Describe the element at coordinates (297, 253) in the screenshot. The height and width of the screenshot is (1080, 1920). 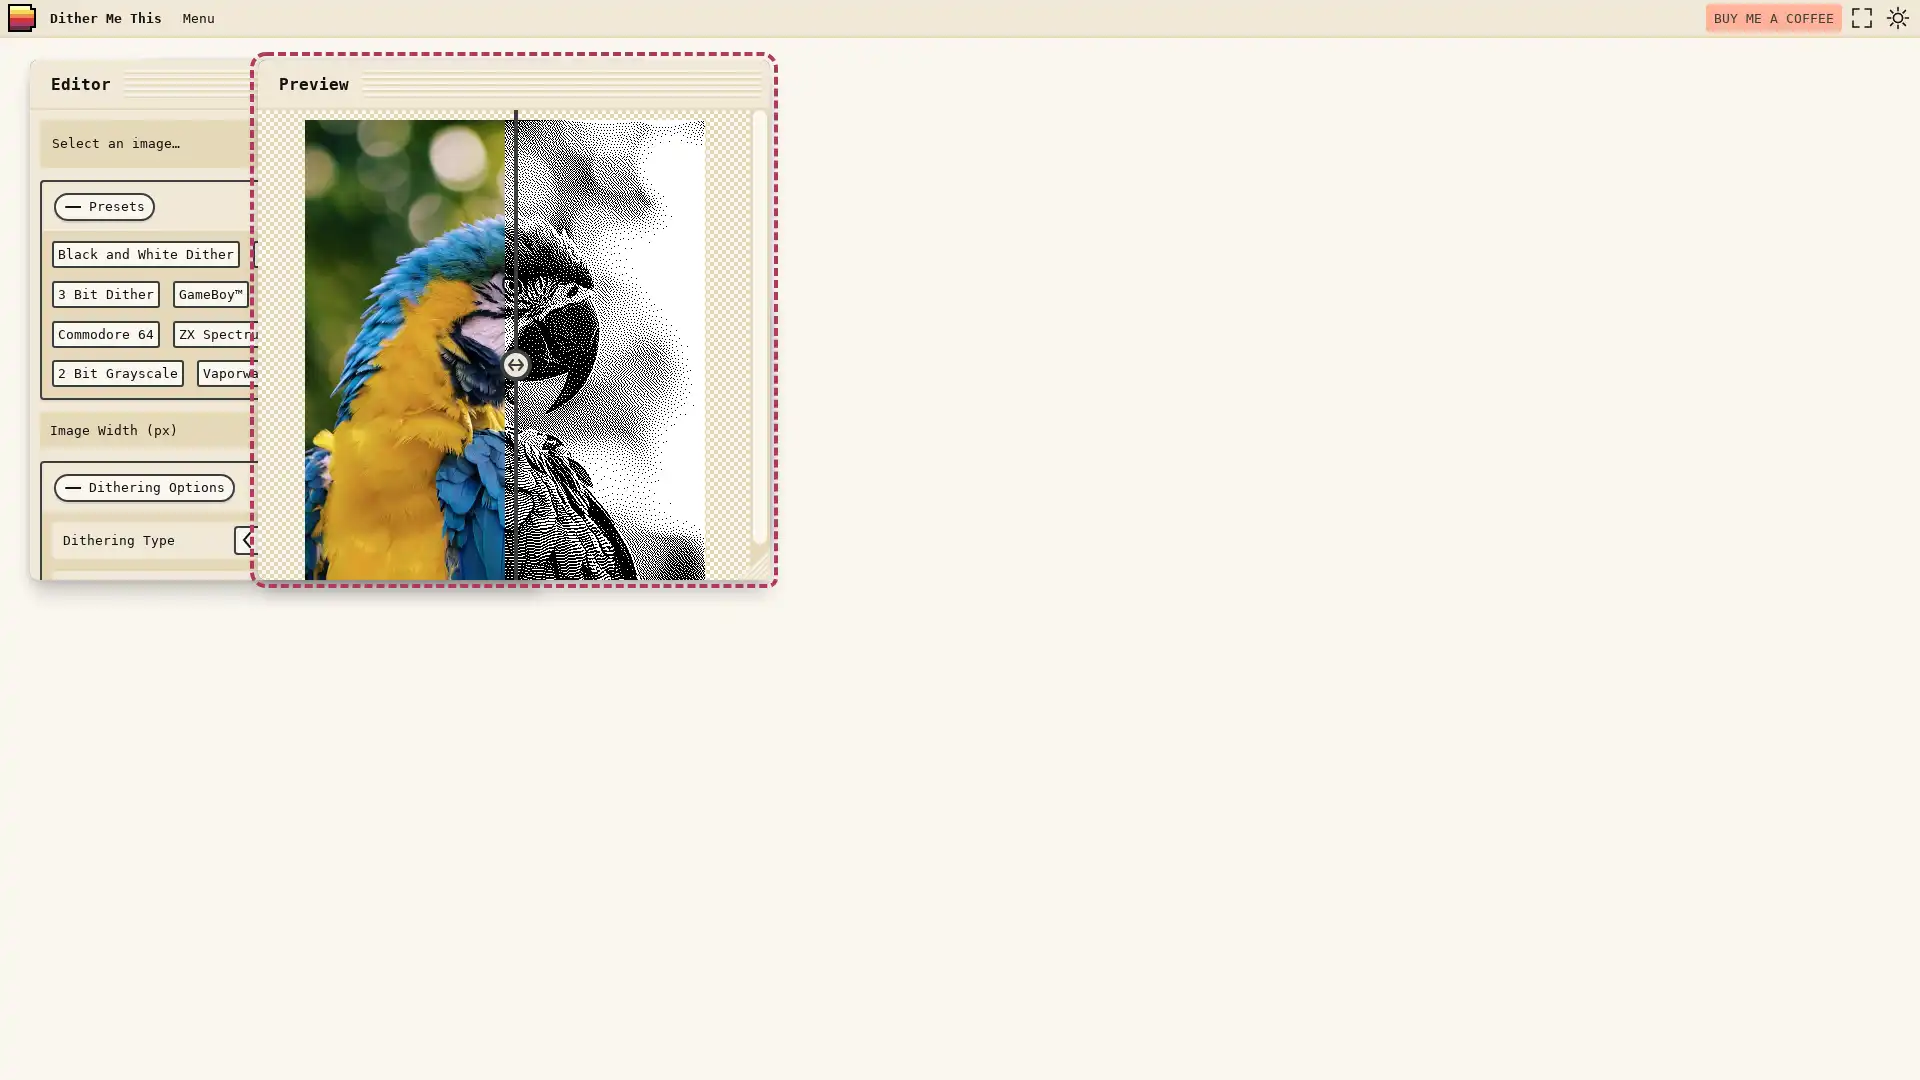
I see `RGB Dither` at that location.